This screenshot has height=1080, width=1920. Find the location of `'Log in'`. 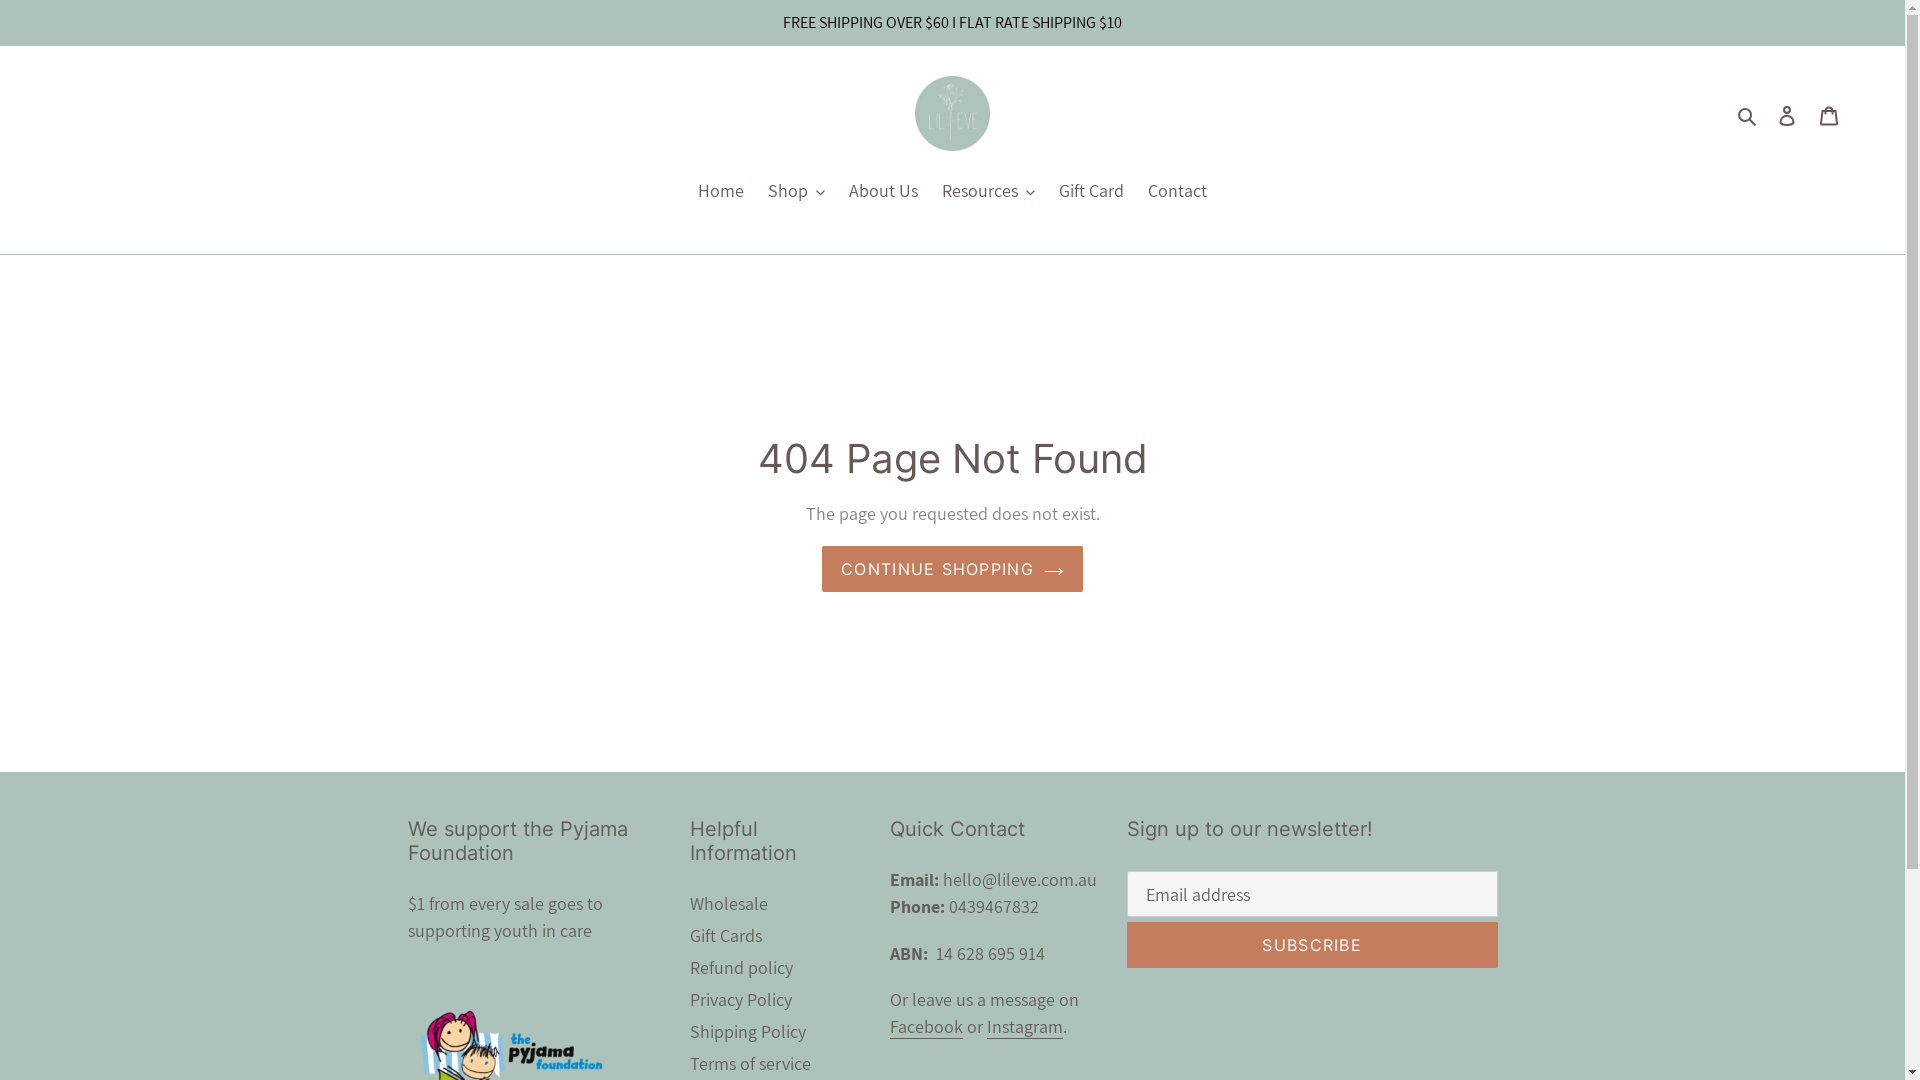

'Log in' is located at coordinates (1786, 113).